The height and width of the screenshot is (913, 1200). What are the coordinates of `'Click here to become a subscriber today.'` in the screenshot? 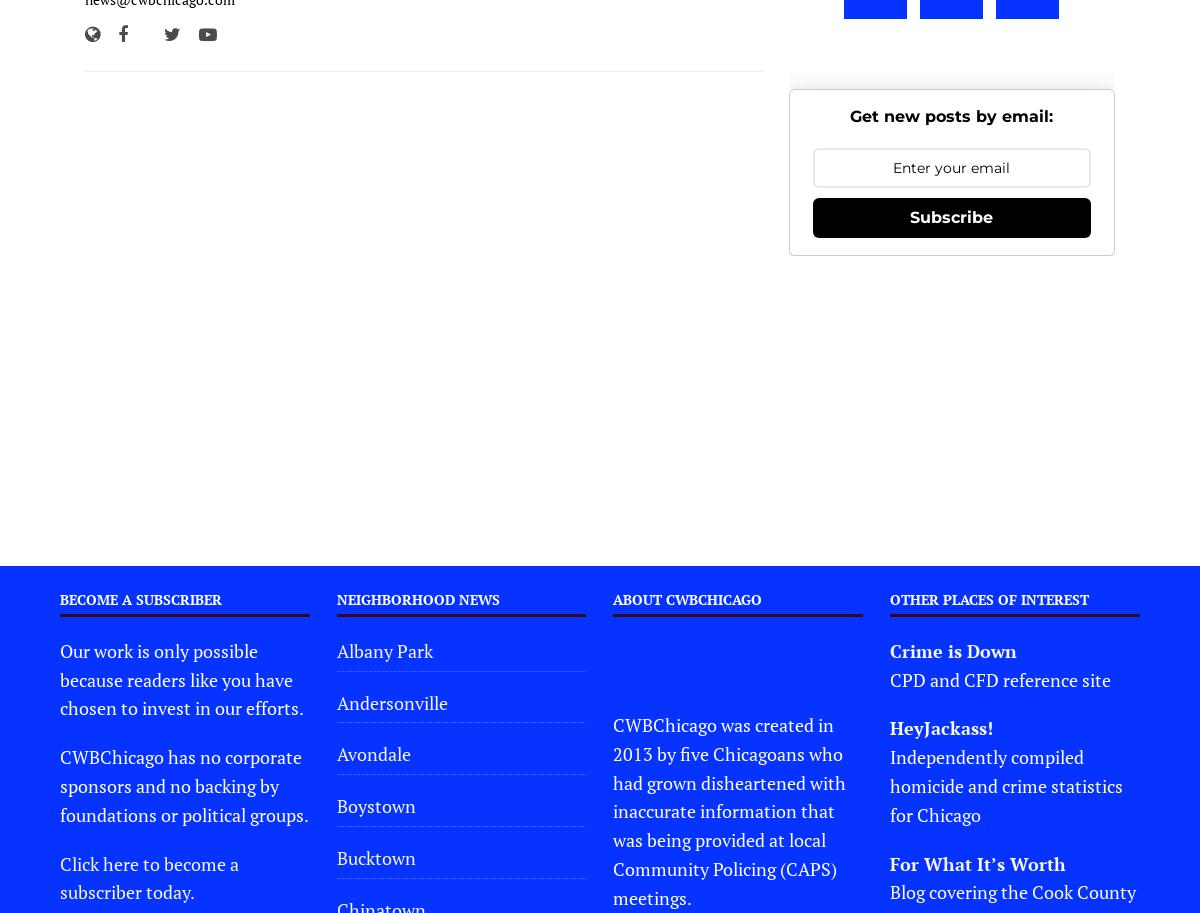 It's located at (149, 876).